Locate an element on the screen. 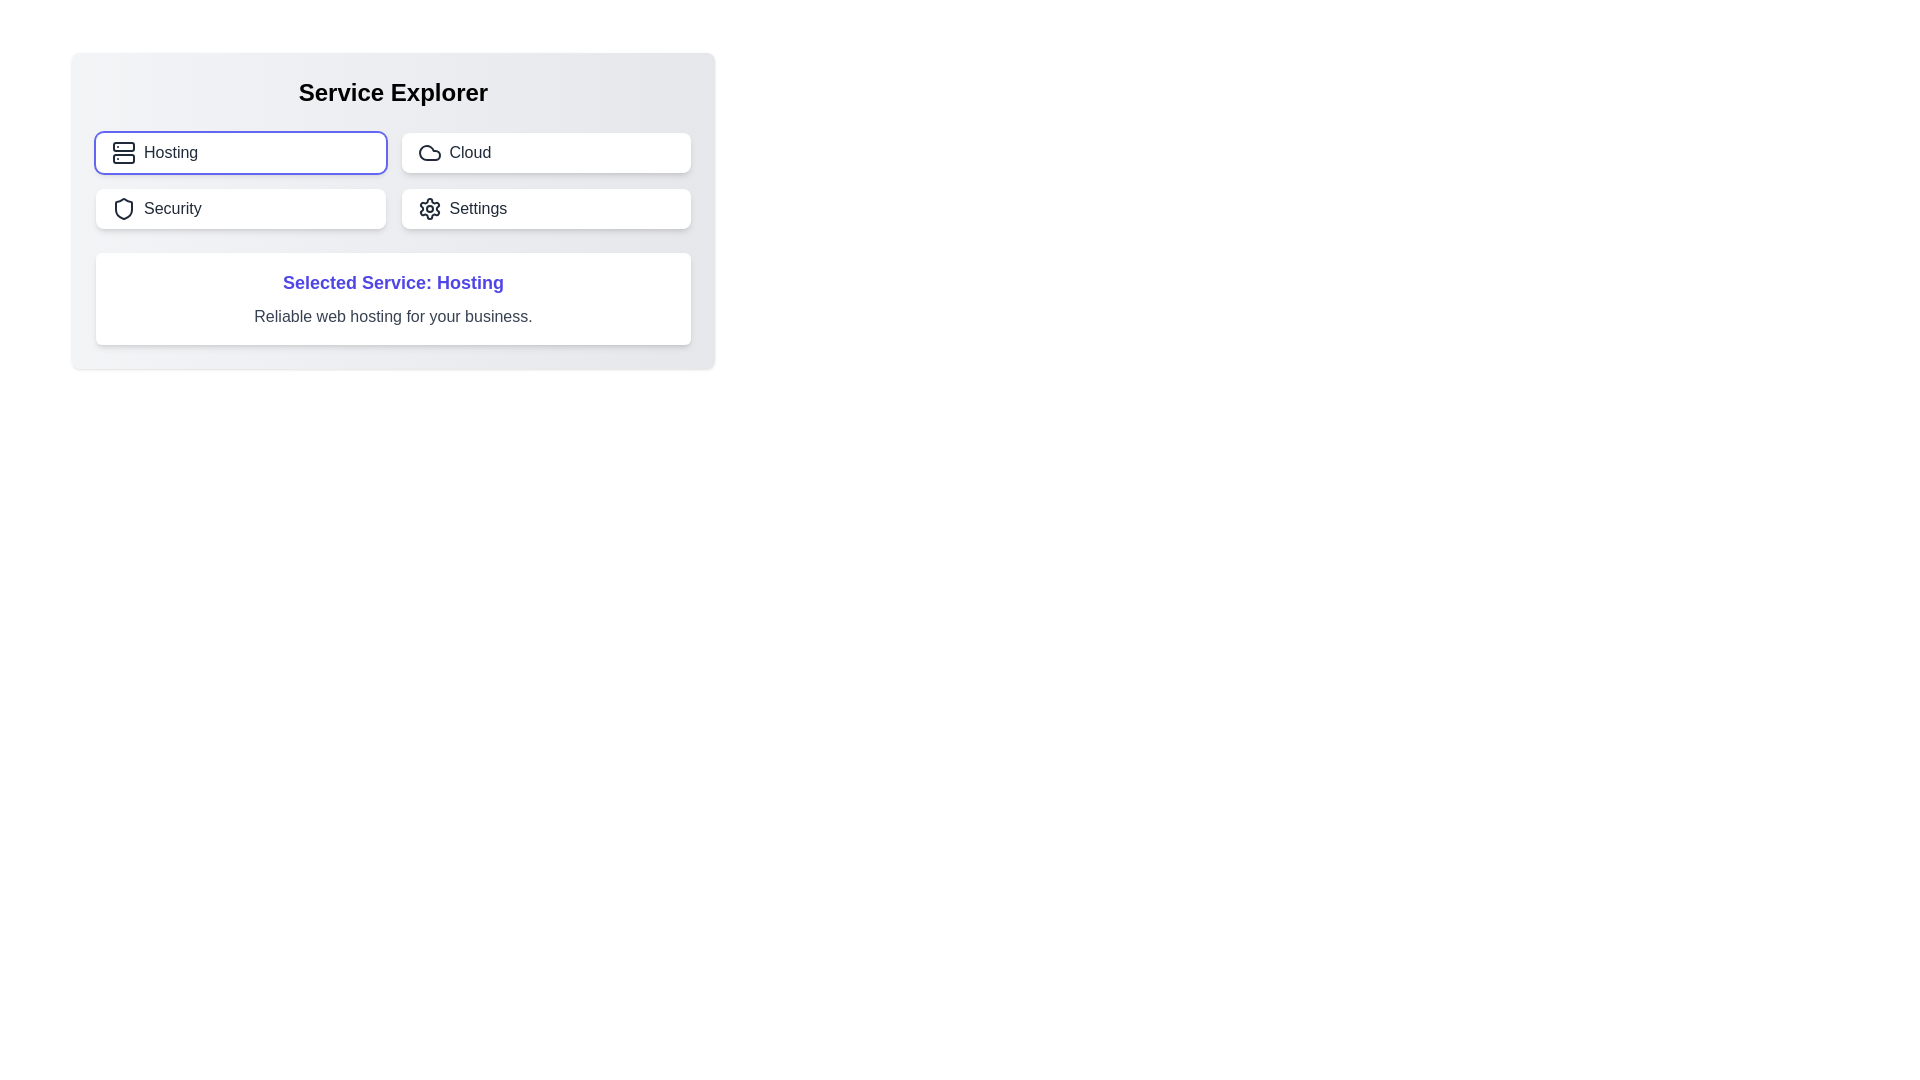 This screenshot has width=1920, height=1080. the static text label reading 'Service Explorer' which is styled in bold, large font at the top of a white card with rounded corners is located at coordinates (393, 92).